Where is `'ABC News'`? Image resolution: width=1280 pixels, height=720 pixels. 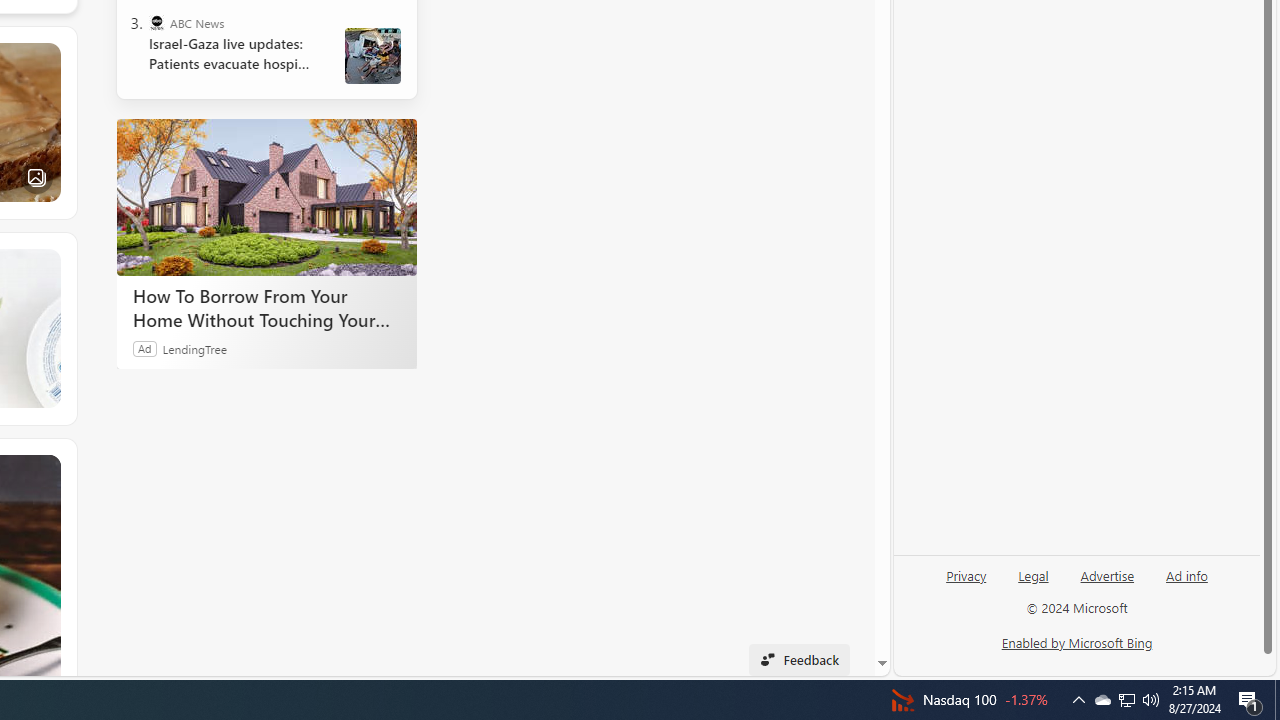 'ABC News' is located at coordinates (155, 23).